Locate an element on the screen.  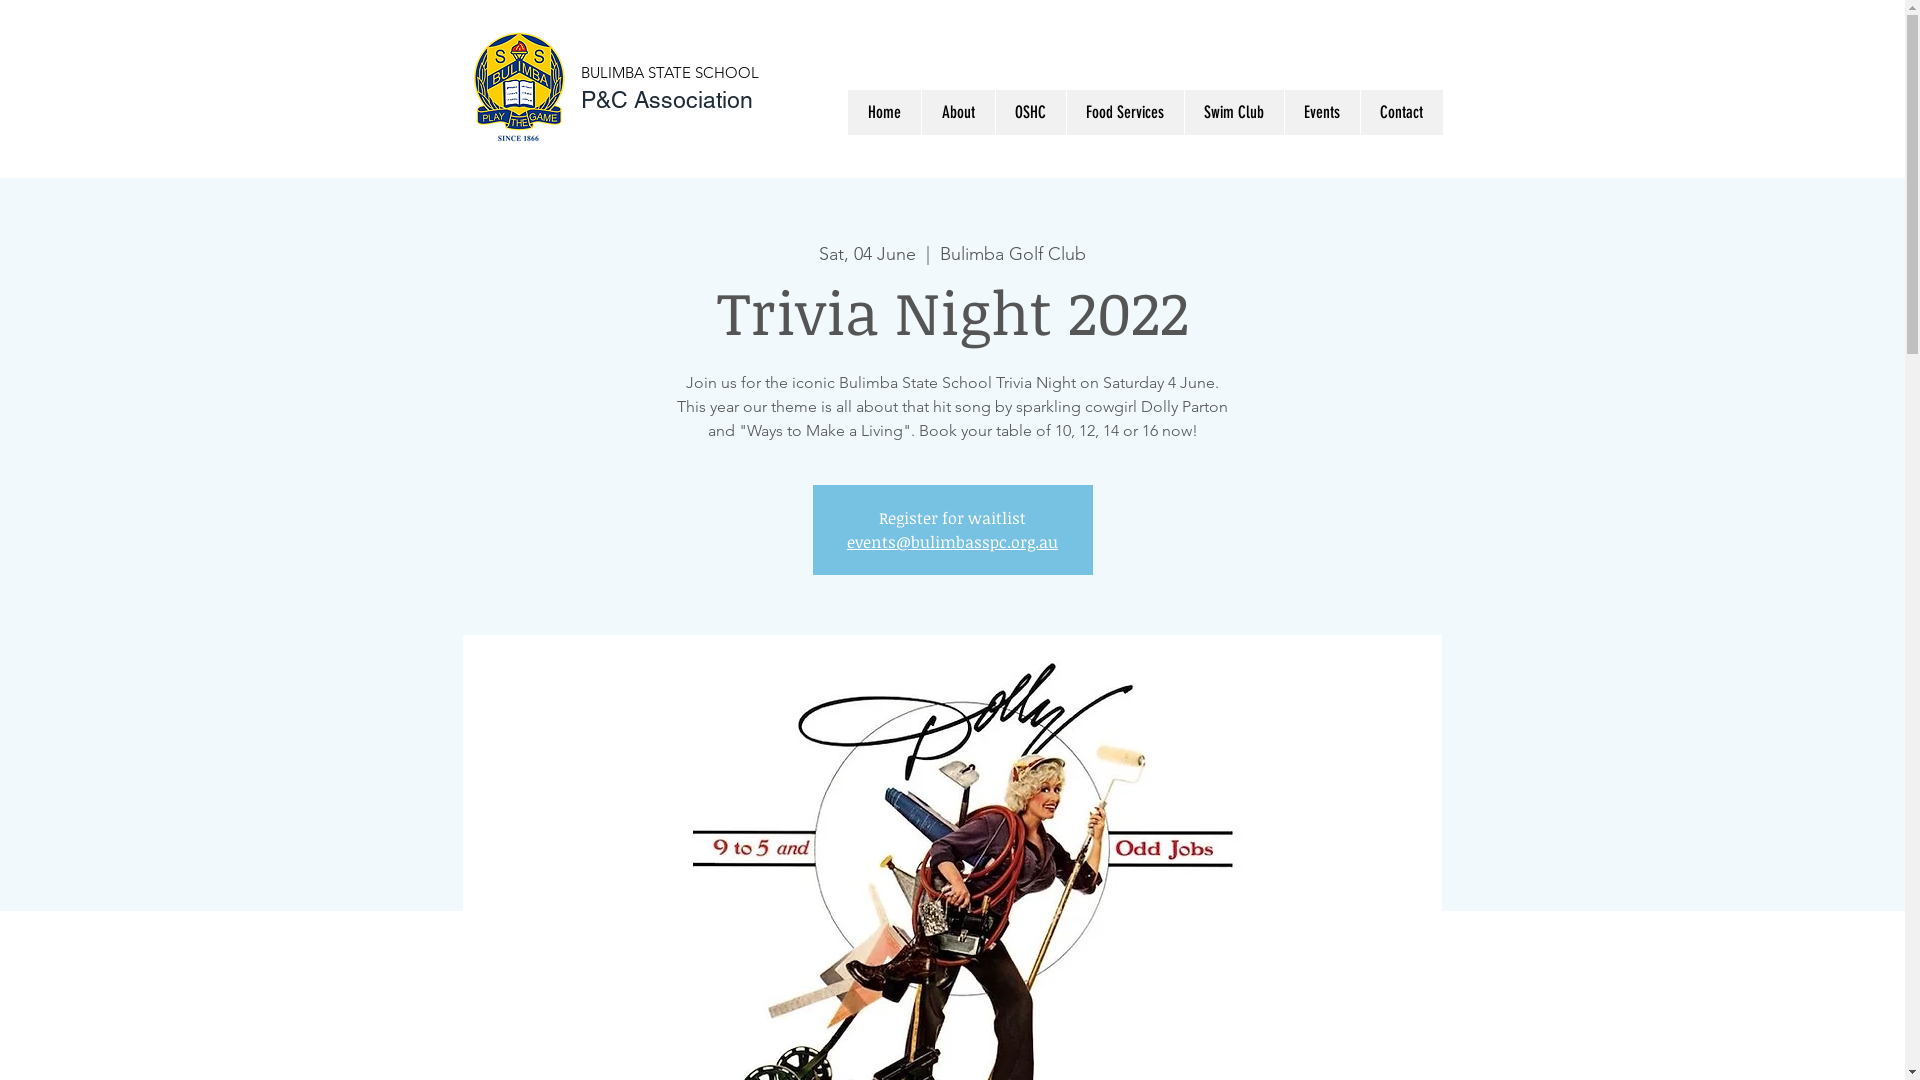
'About' is located at coordinates (955, 112).